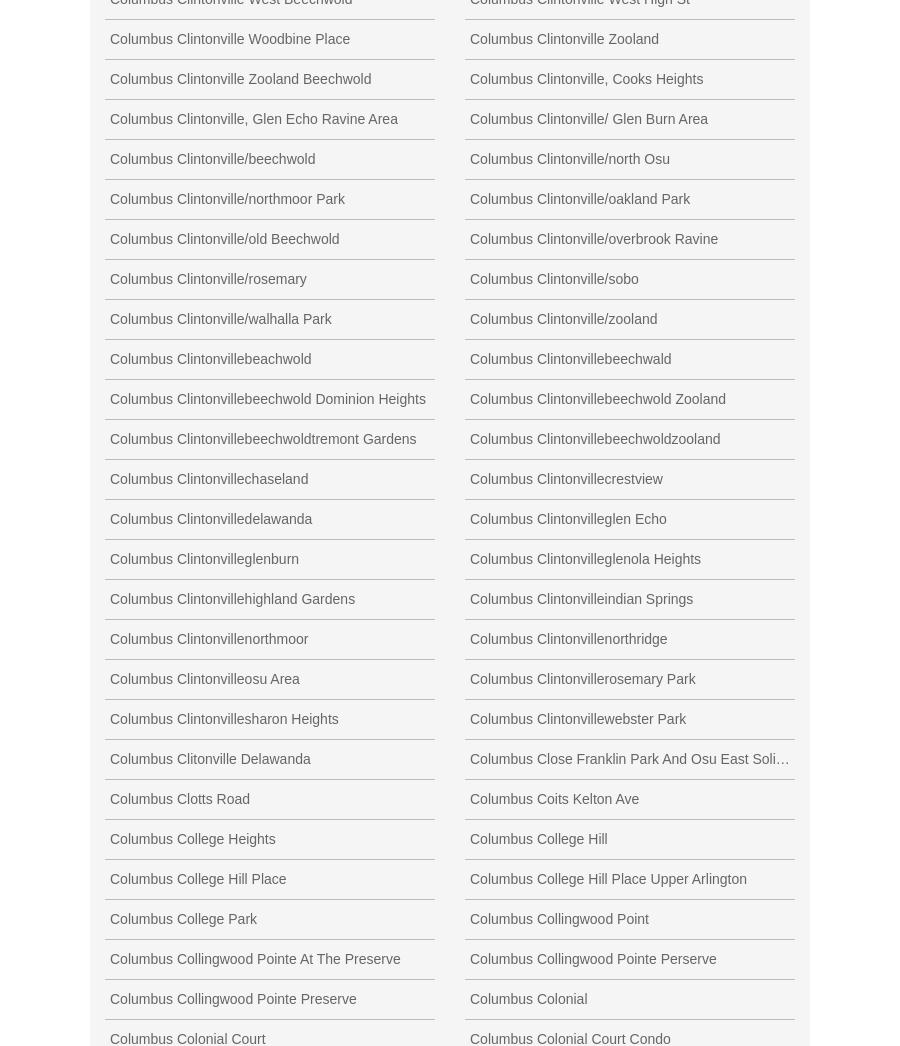 This screenshot has width=900, height=1046. What do you see at coordinates (566, 478) in the screenshot?
I see `'Columbus Clintonvillecrestview'` at bounding box center [566, 478].